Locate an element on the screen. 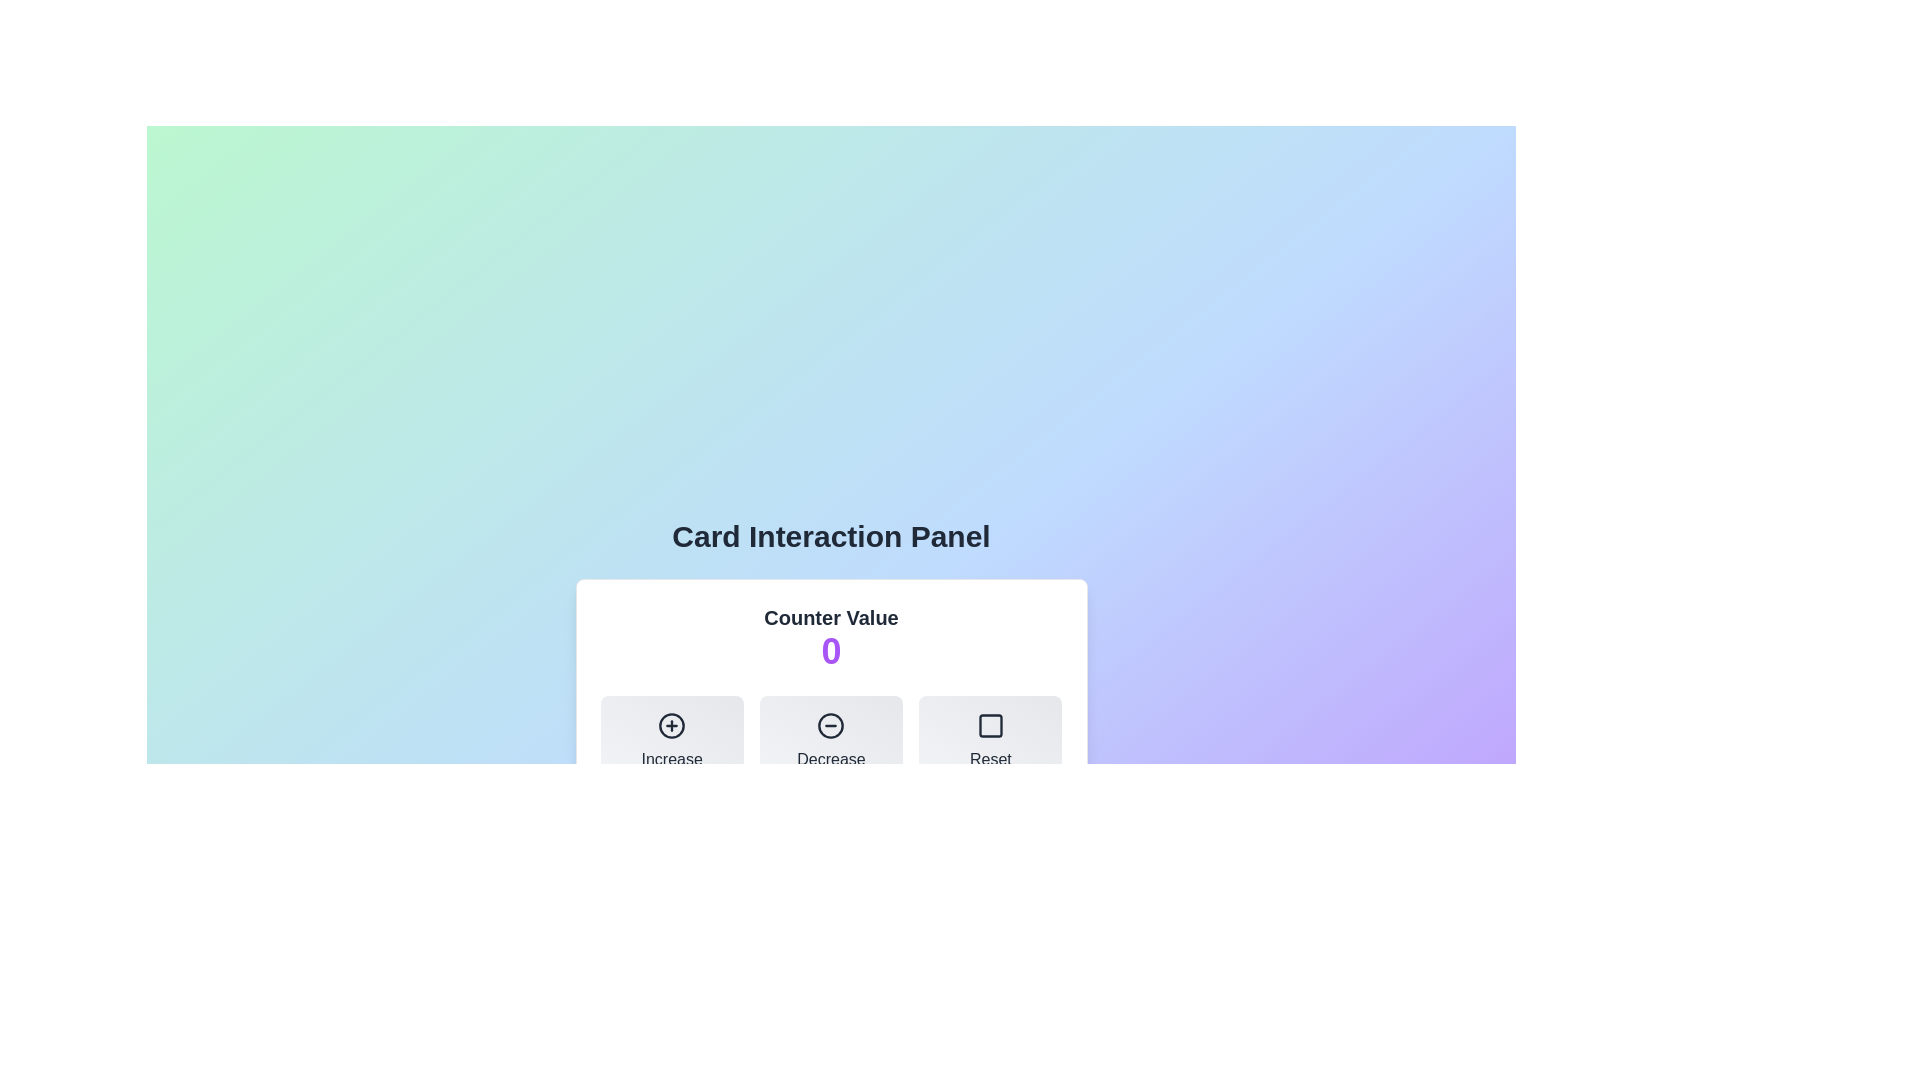  the central icon within the 'Decrease' button is located at coordinates (831, 725).